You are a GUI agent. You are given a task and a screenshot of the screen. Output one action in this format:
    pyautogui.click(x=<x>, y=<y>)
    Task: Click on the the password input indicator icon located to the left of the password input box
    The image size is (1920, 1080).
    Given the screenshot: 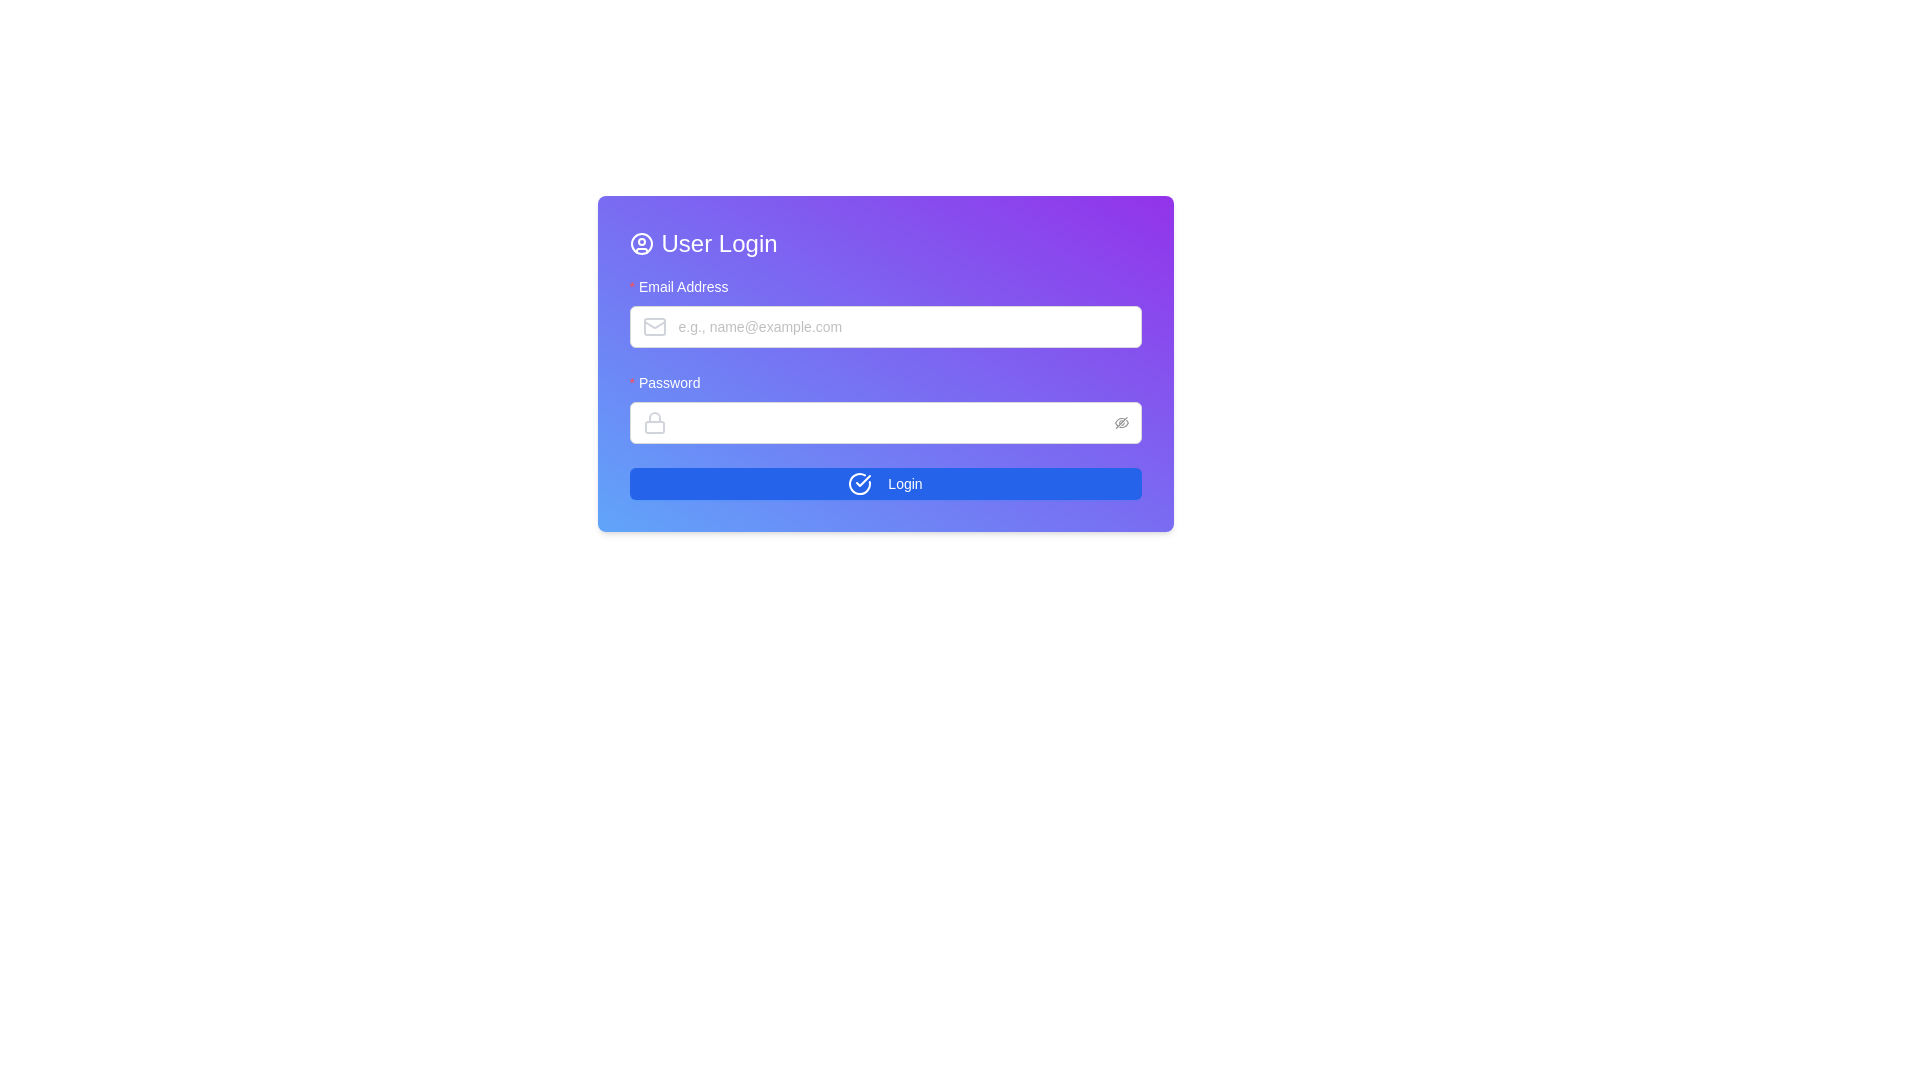 What is the action you would take?
    pyautogui.click(x=658, y=422)
    